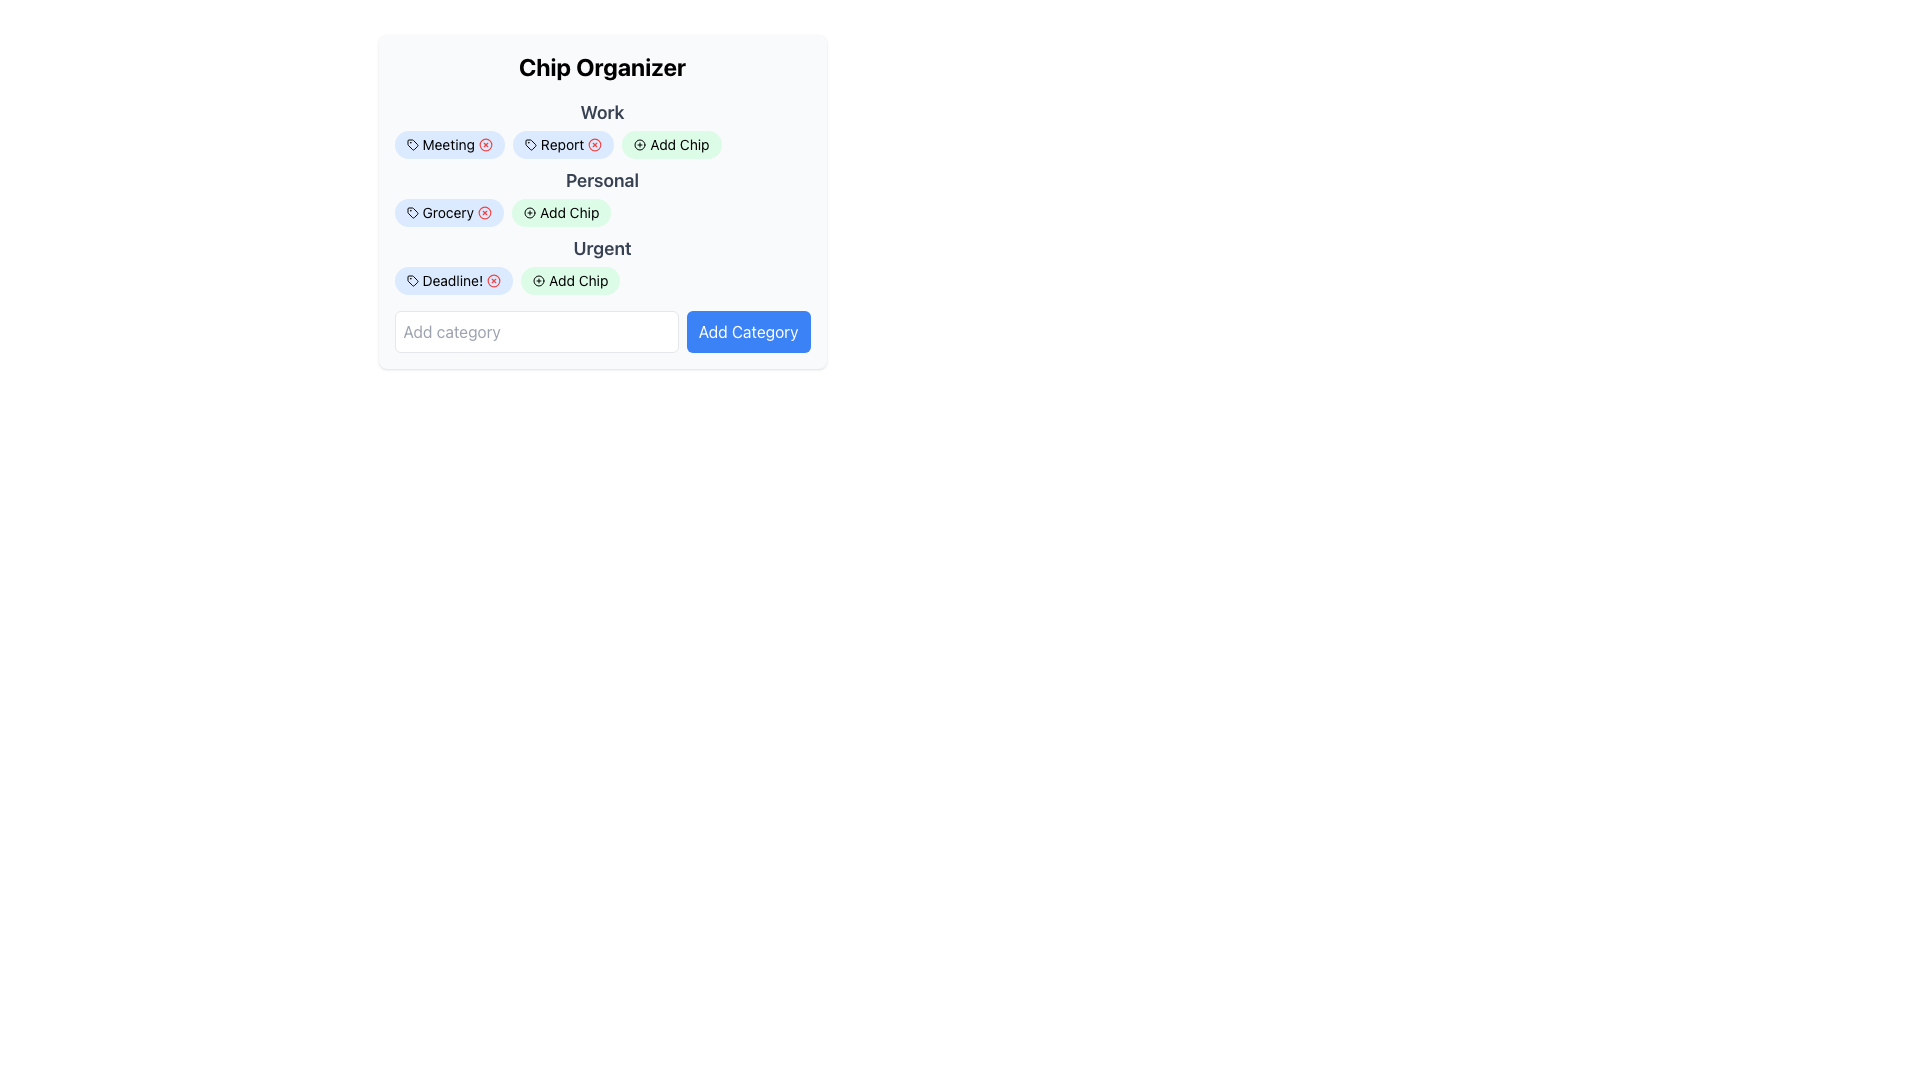 The image size is (1920, 1080). I want to click on the red cross icon of the 'Report' chip, so click(562, 144).